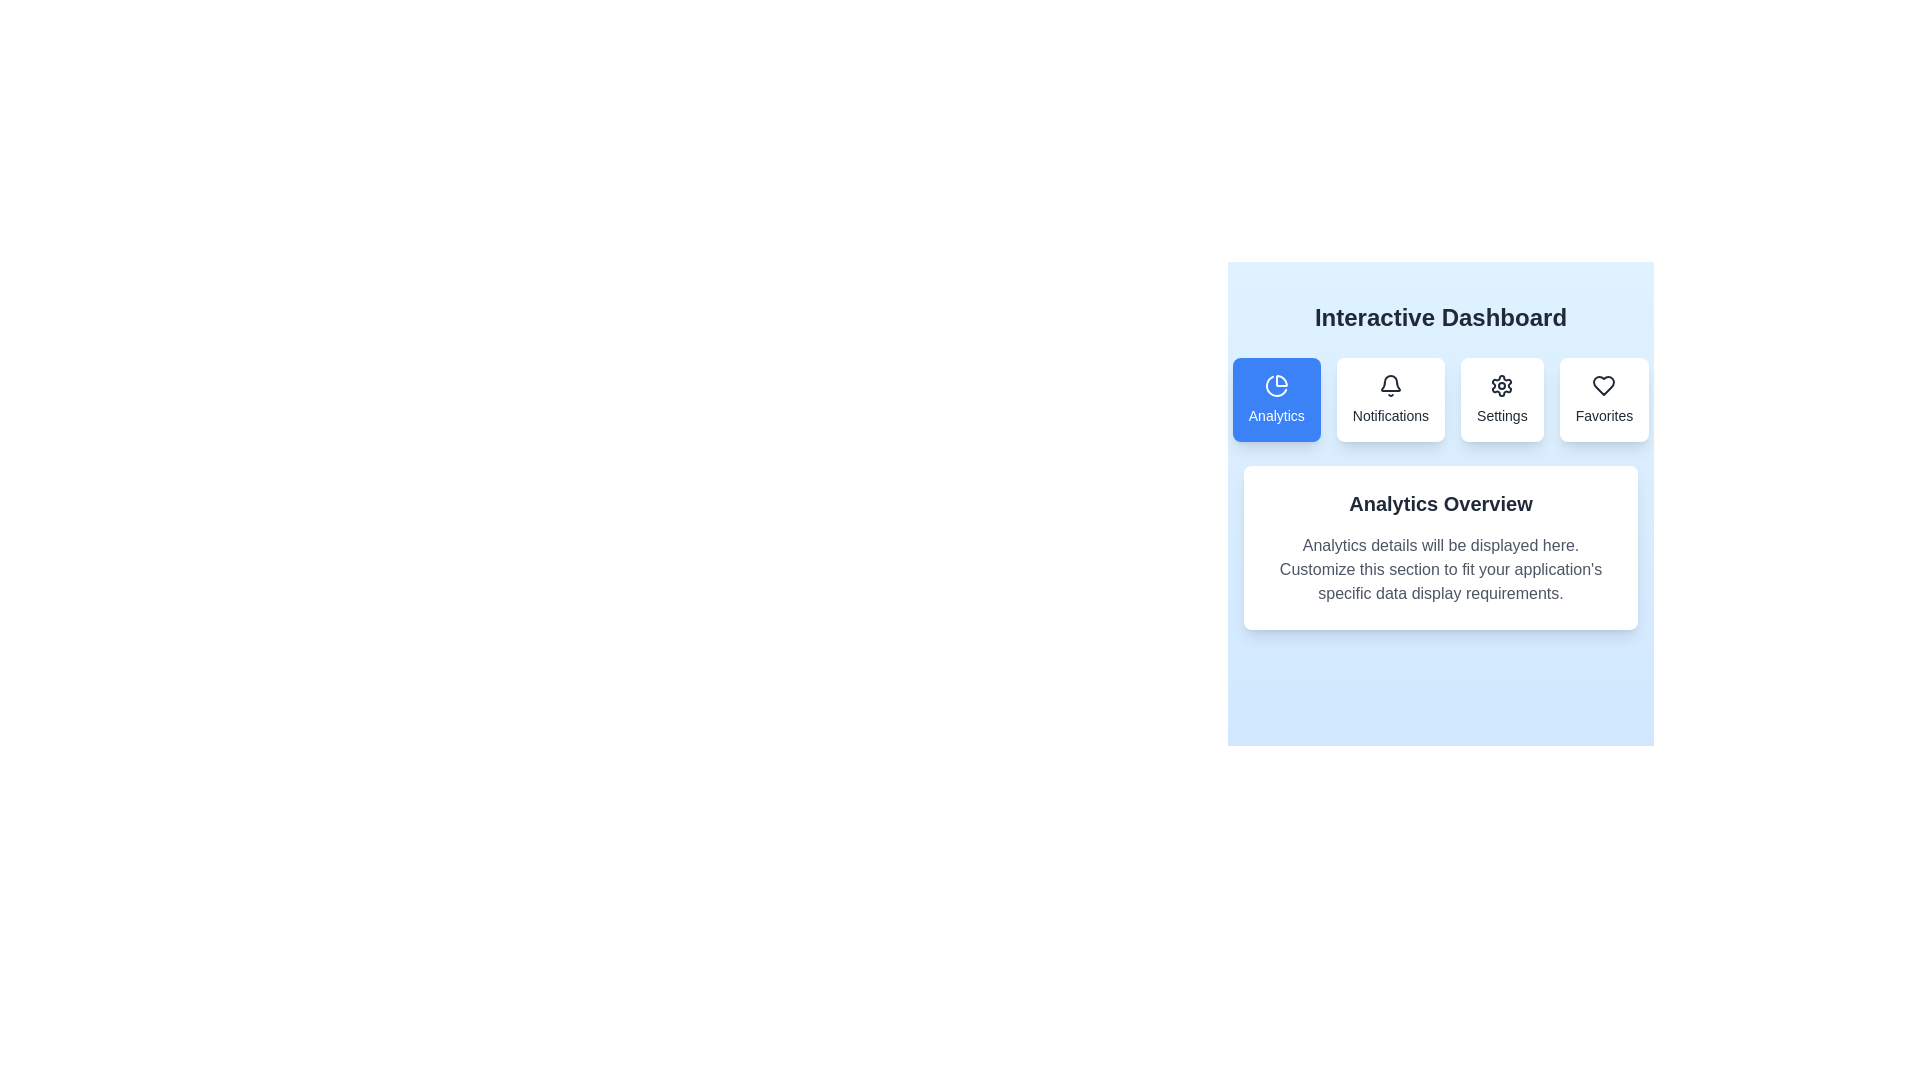 The image size is (1920, 1080). What do you see at coordinates (1440, 547) in the screenshot?
I see `the Informational Panel located centrally below the 'Analytics' option in the options row` at bounding box center [1440, 547].